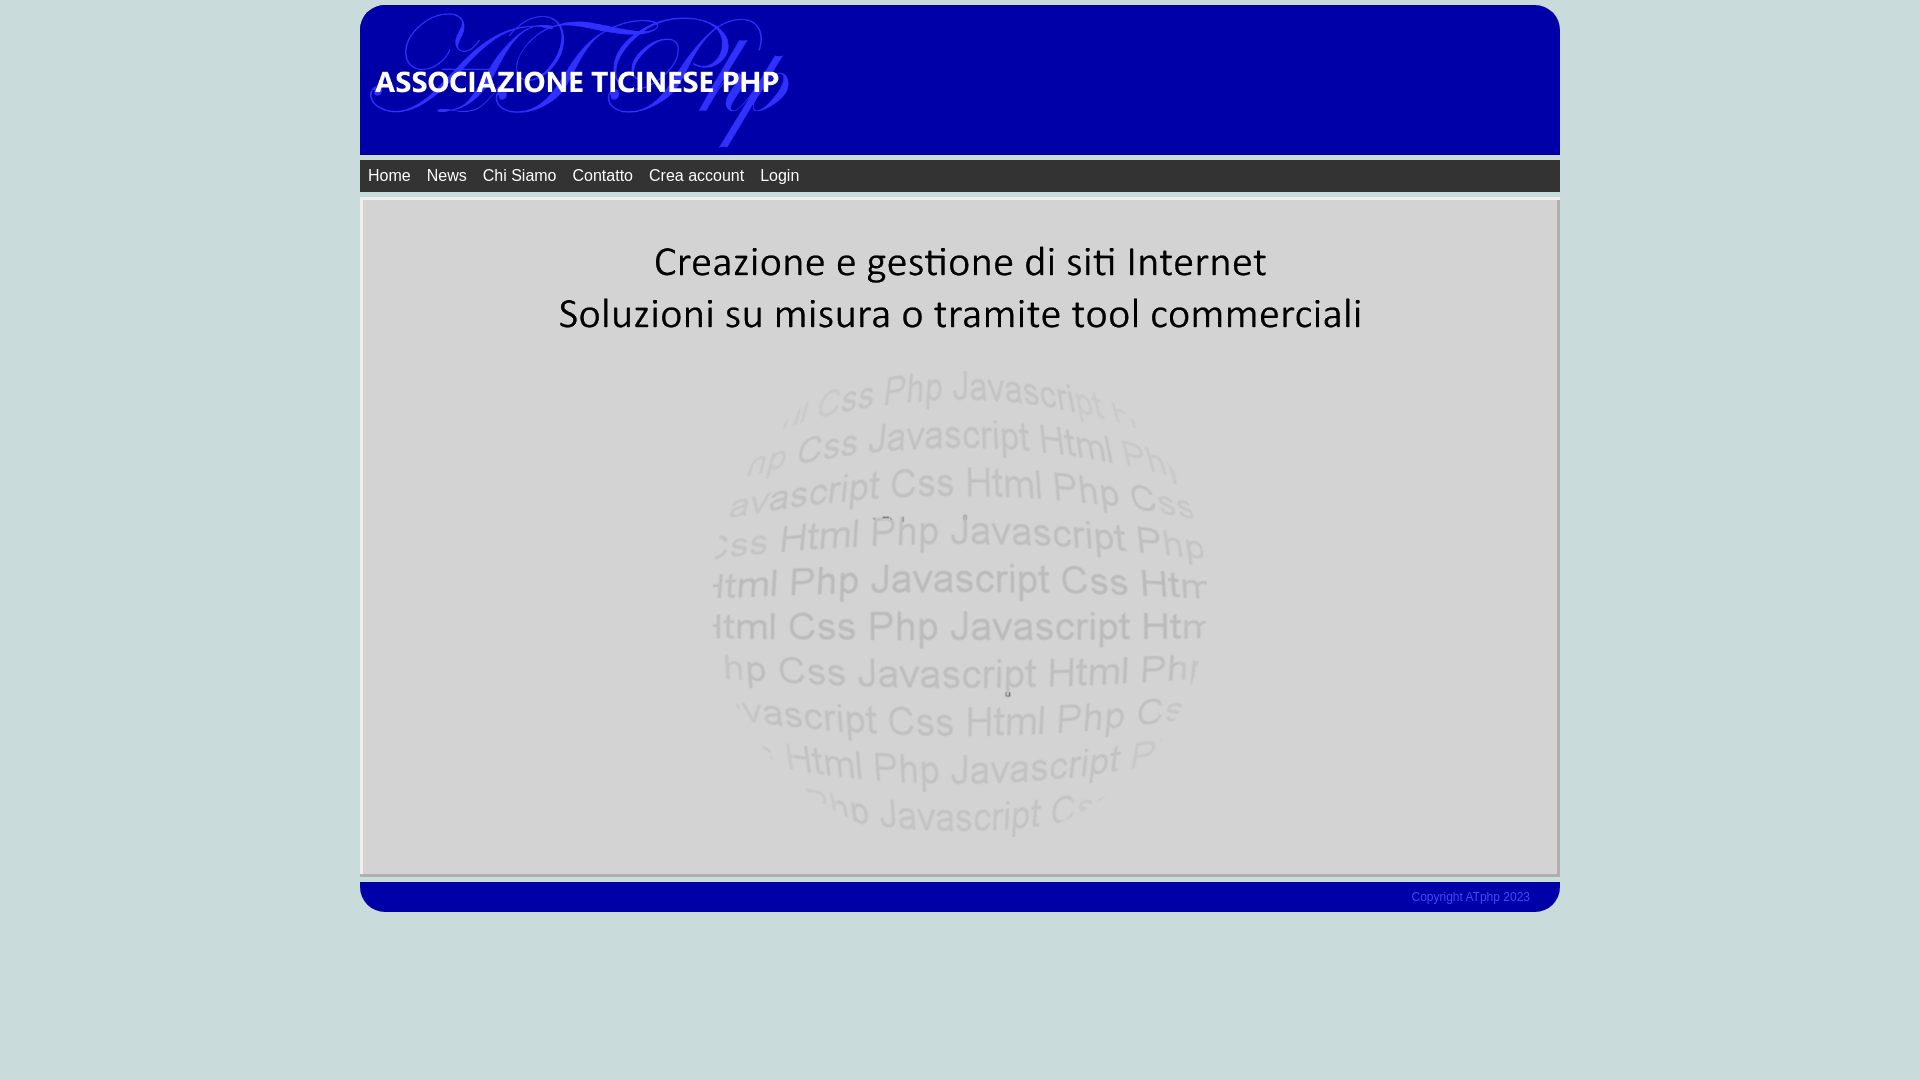  What do you see at coordinates (519, 175) in the screenshot?
I see `'Chi Siamo'` at bounding box center [519, 175].